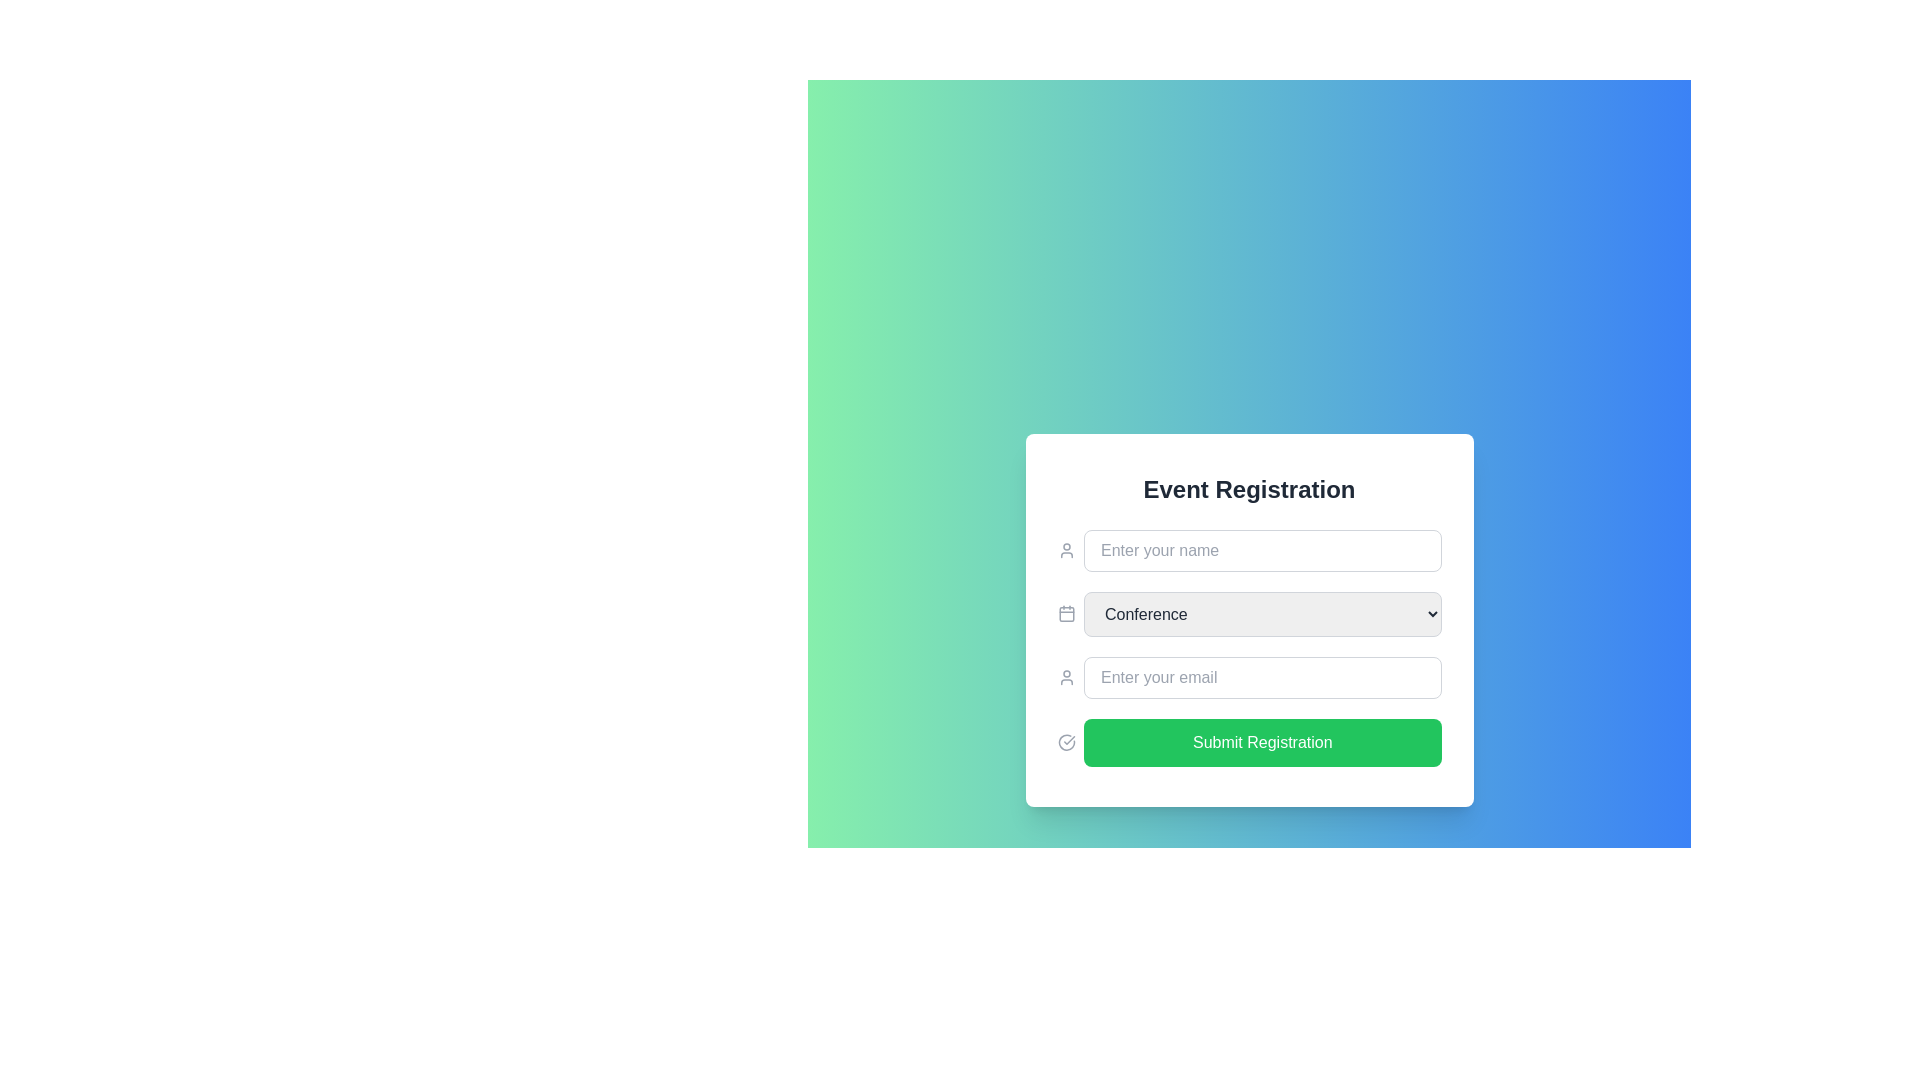 Image resolution: width=1920 pixels, height=1080 pixels. I want to click on the 'Event Registration' text label, which is a bold, large-sized heading centered within a rectangle at the top of a form layout, so click(1248, 489).